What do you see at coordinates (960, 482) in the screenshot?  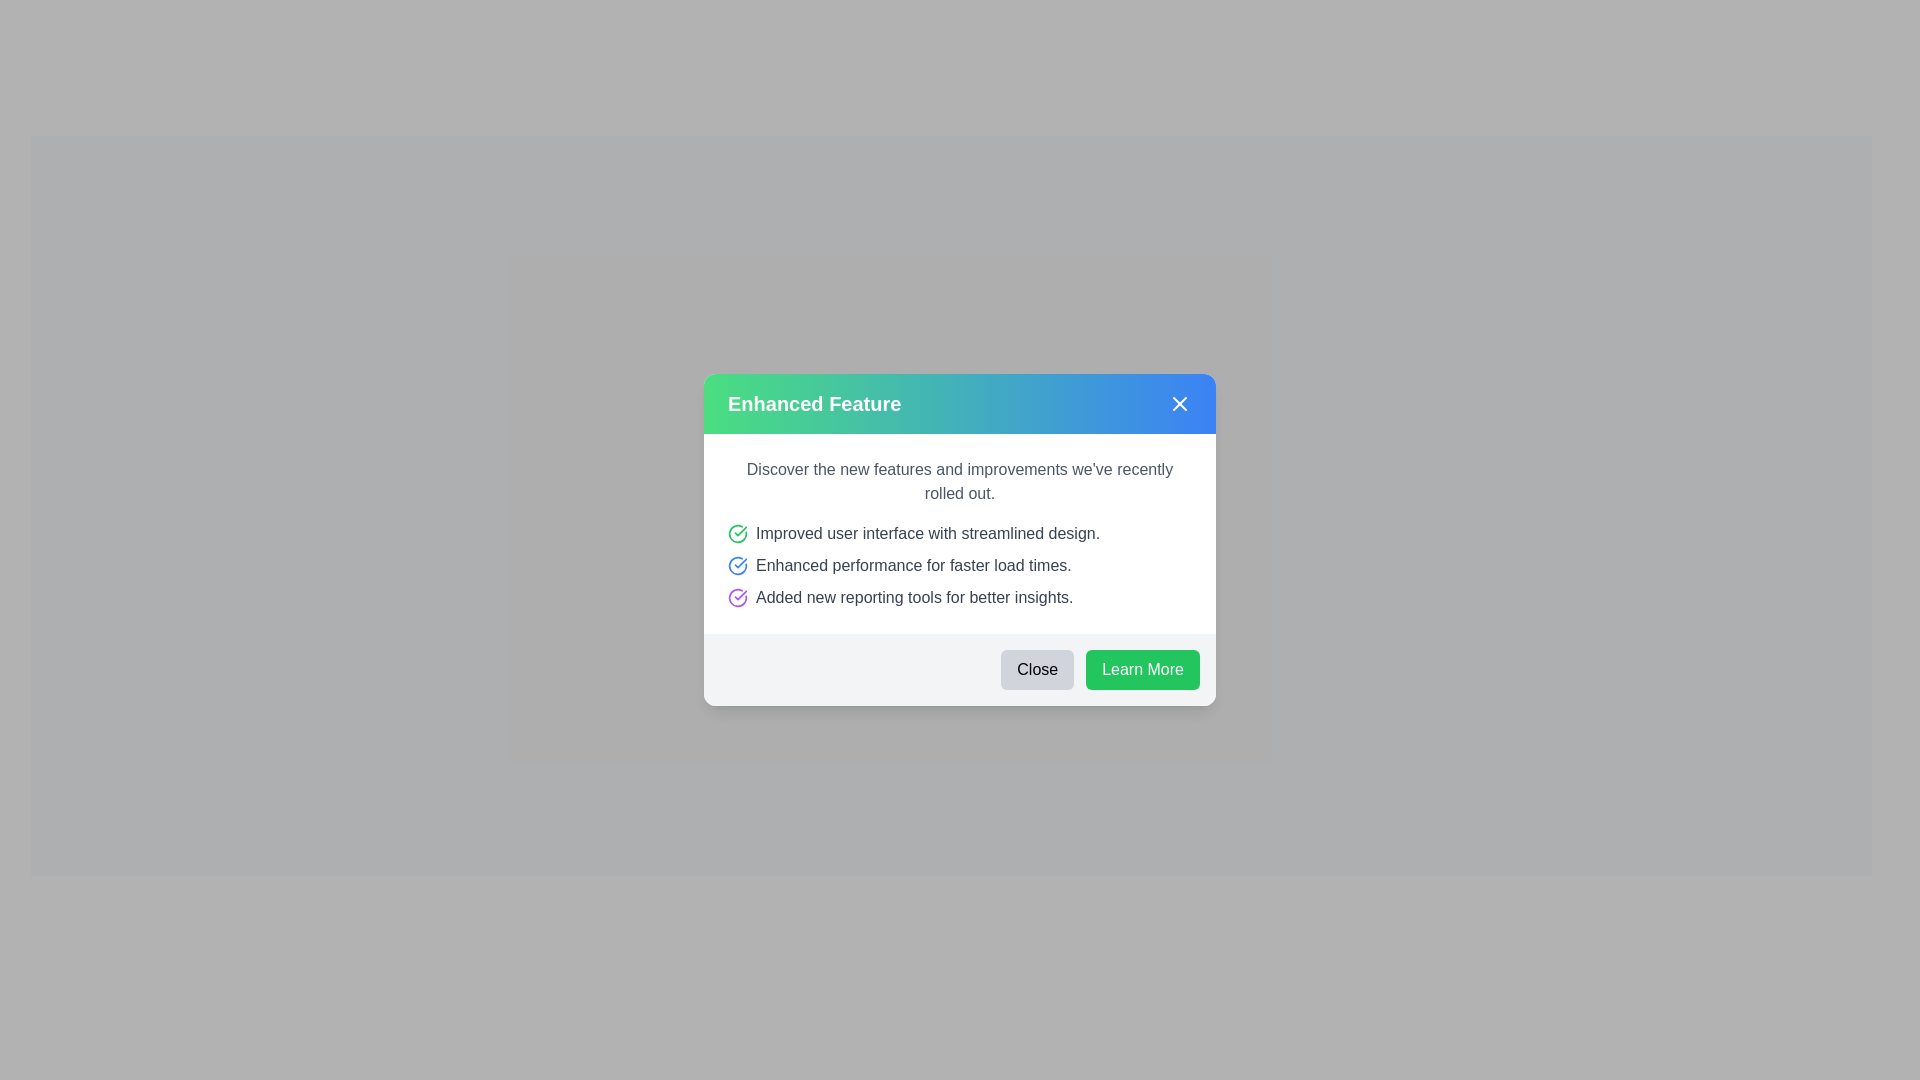 I see `the introductory text label in the modal dialog box that describes recent updates or features, located beneath the title 'Enhanced Feature'` at bounding box center [960, 482].